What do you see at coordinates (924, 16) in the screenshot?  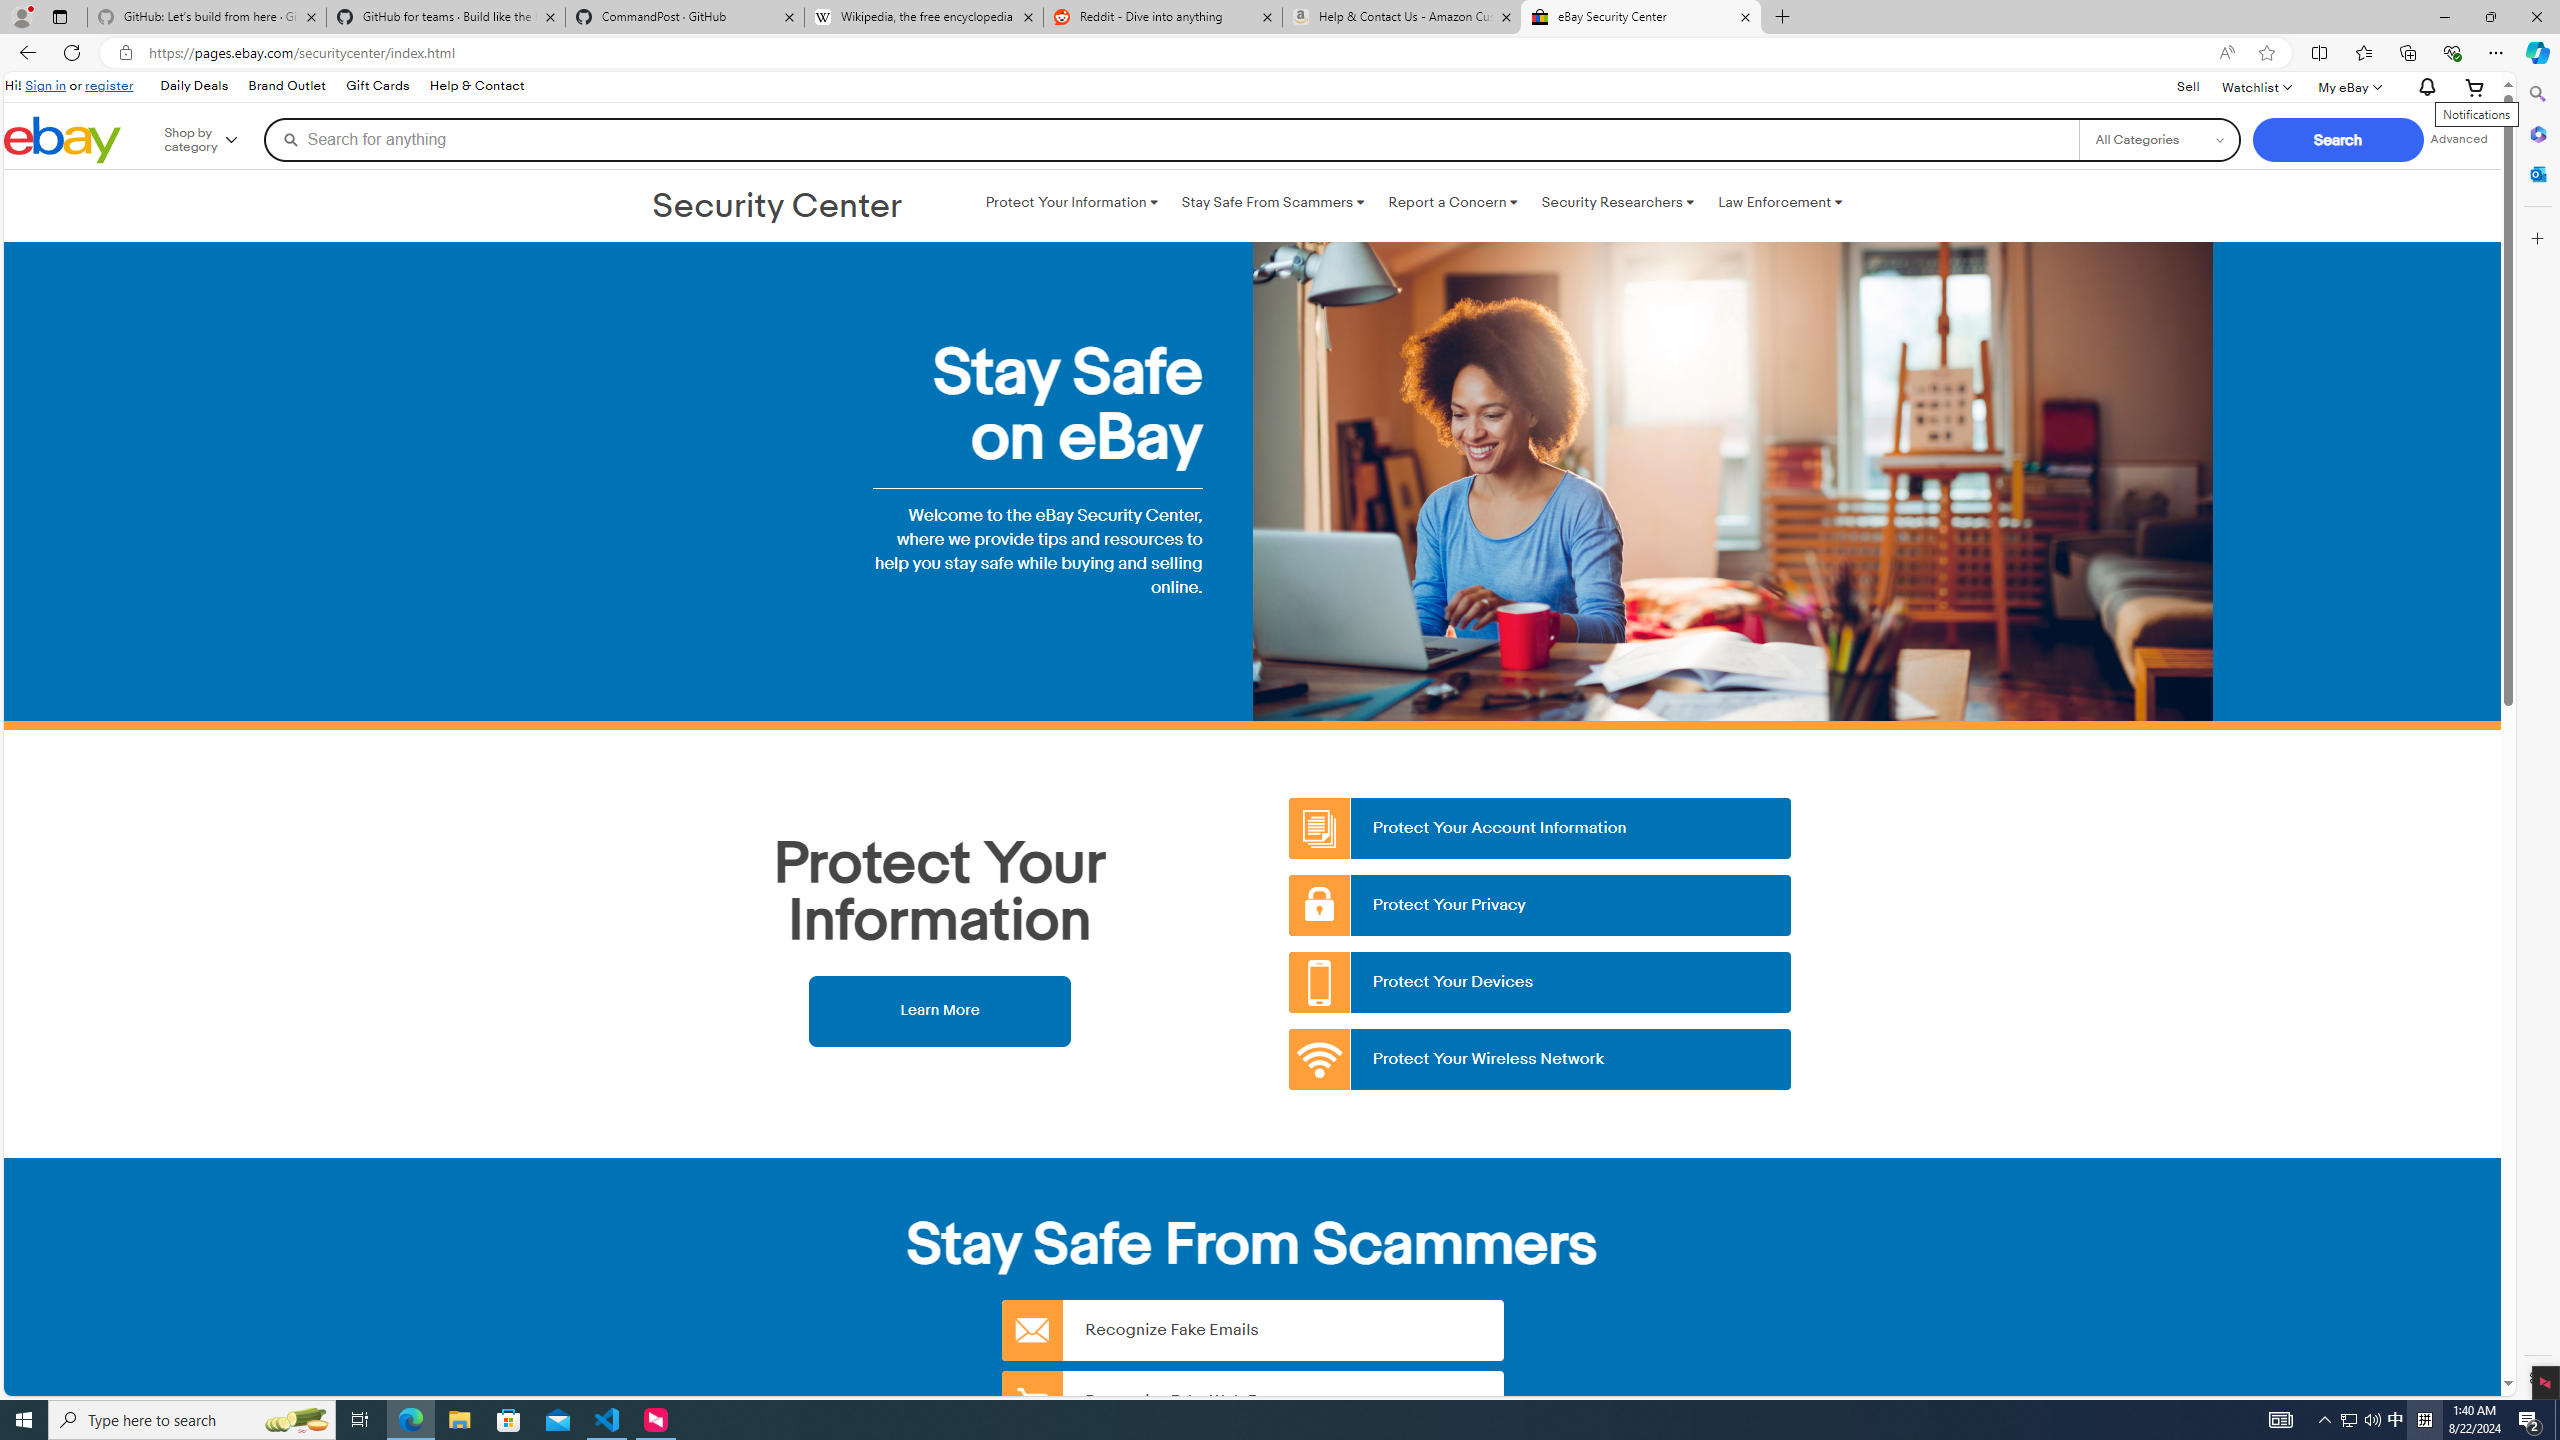 I see `'Wikipedia, the free encyclopedia'` at bounding box center [924, 16].